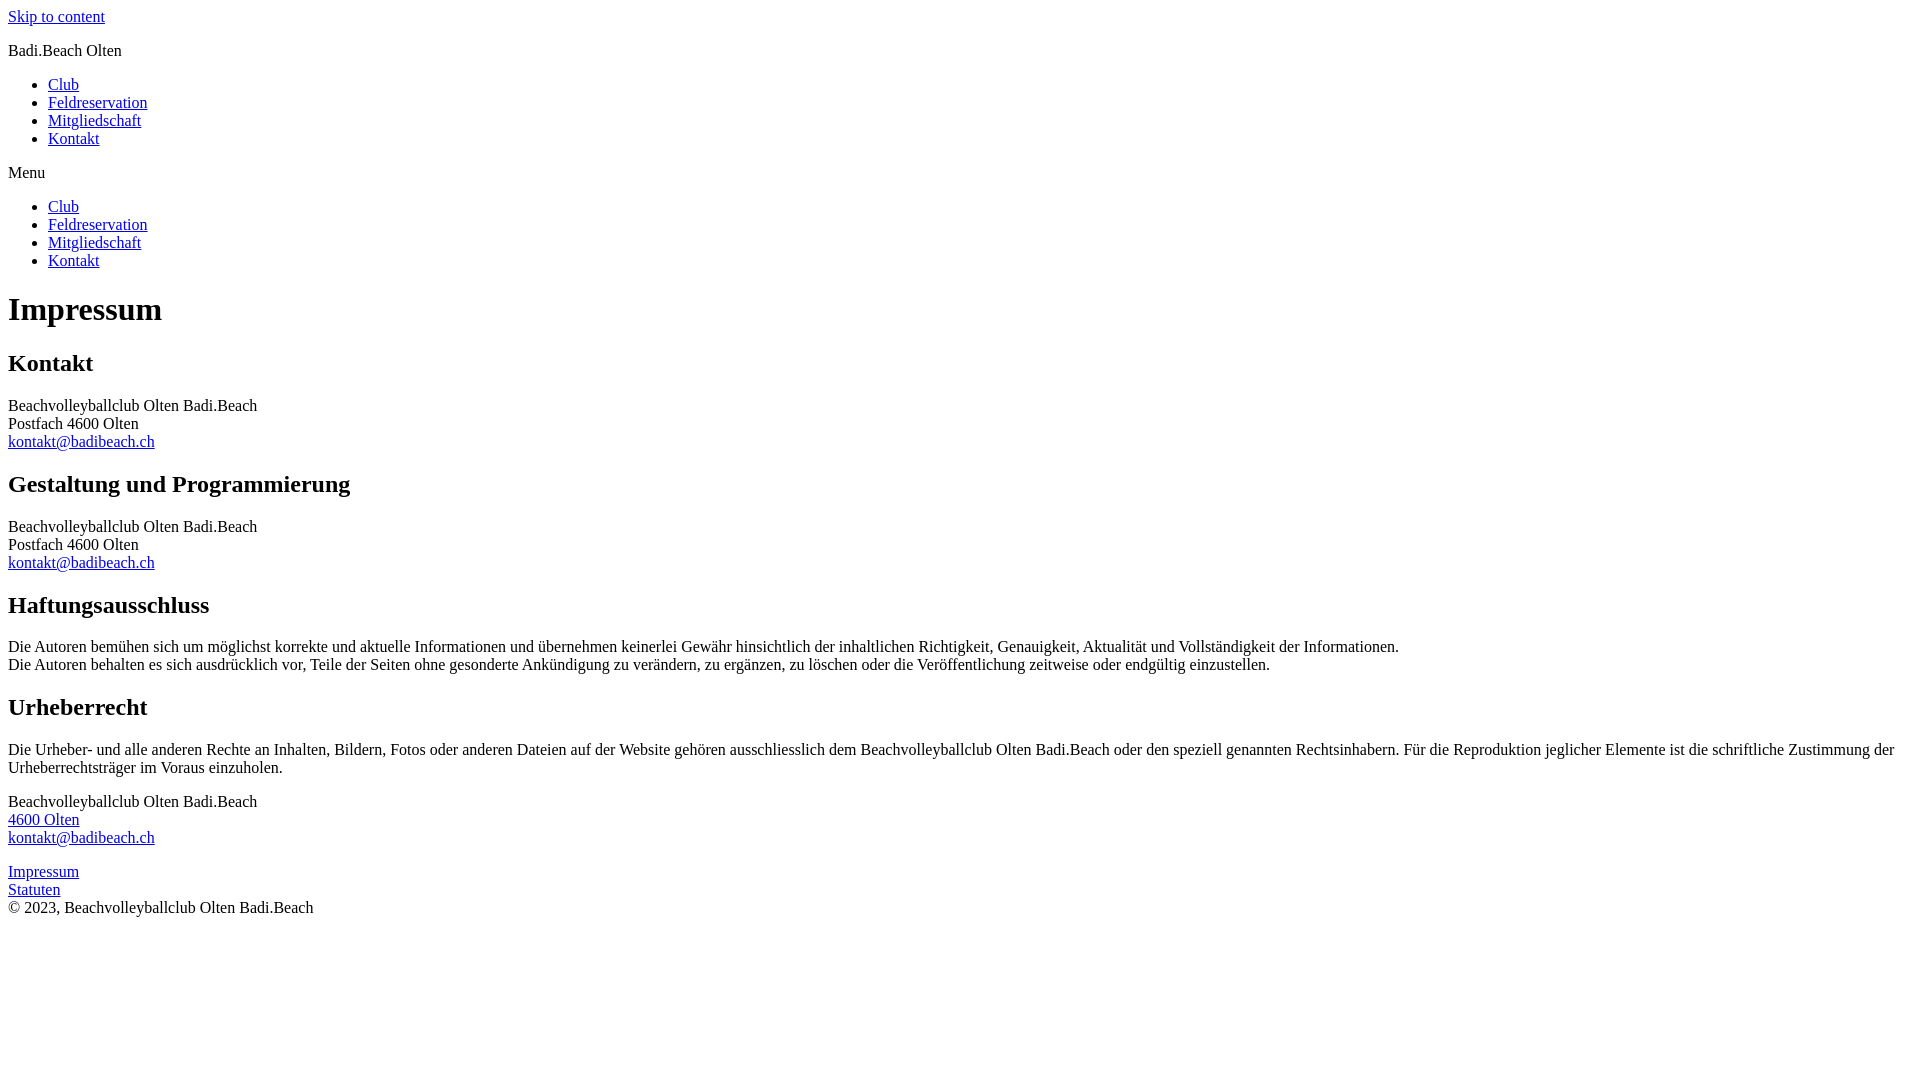 The width and height of the screenshot is (1920, 1080). What do you see at coordinates (80, 837) in the screenshot?
I see `'kontakt@badibeach.ch'` at bounding box center [80, 837].